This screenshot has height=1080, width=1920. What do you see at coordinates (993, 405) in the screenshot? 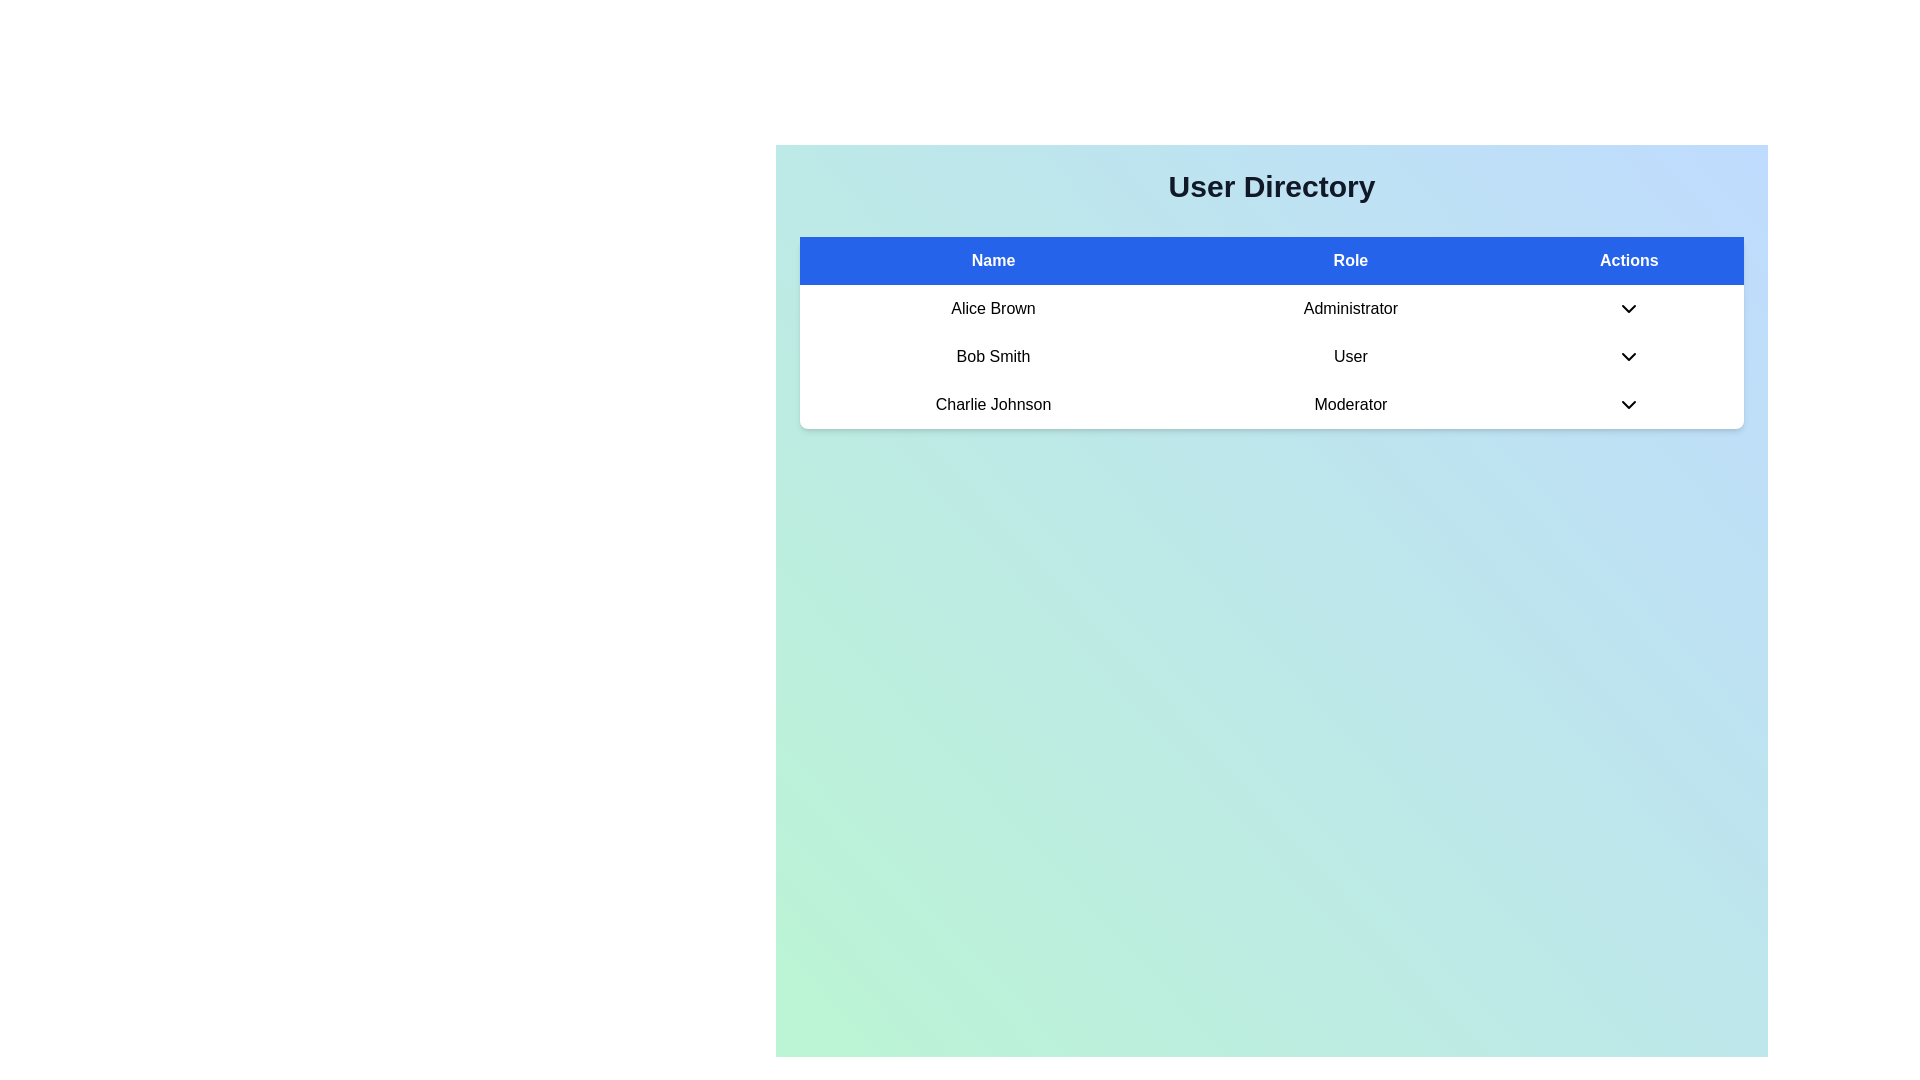
I see `the static text label displaying the name 'Charlie Johnson' located in the first column of the user details table` at bounding box center [993, 405].